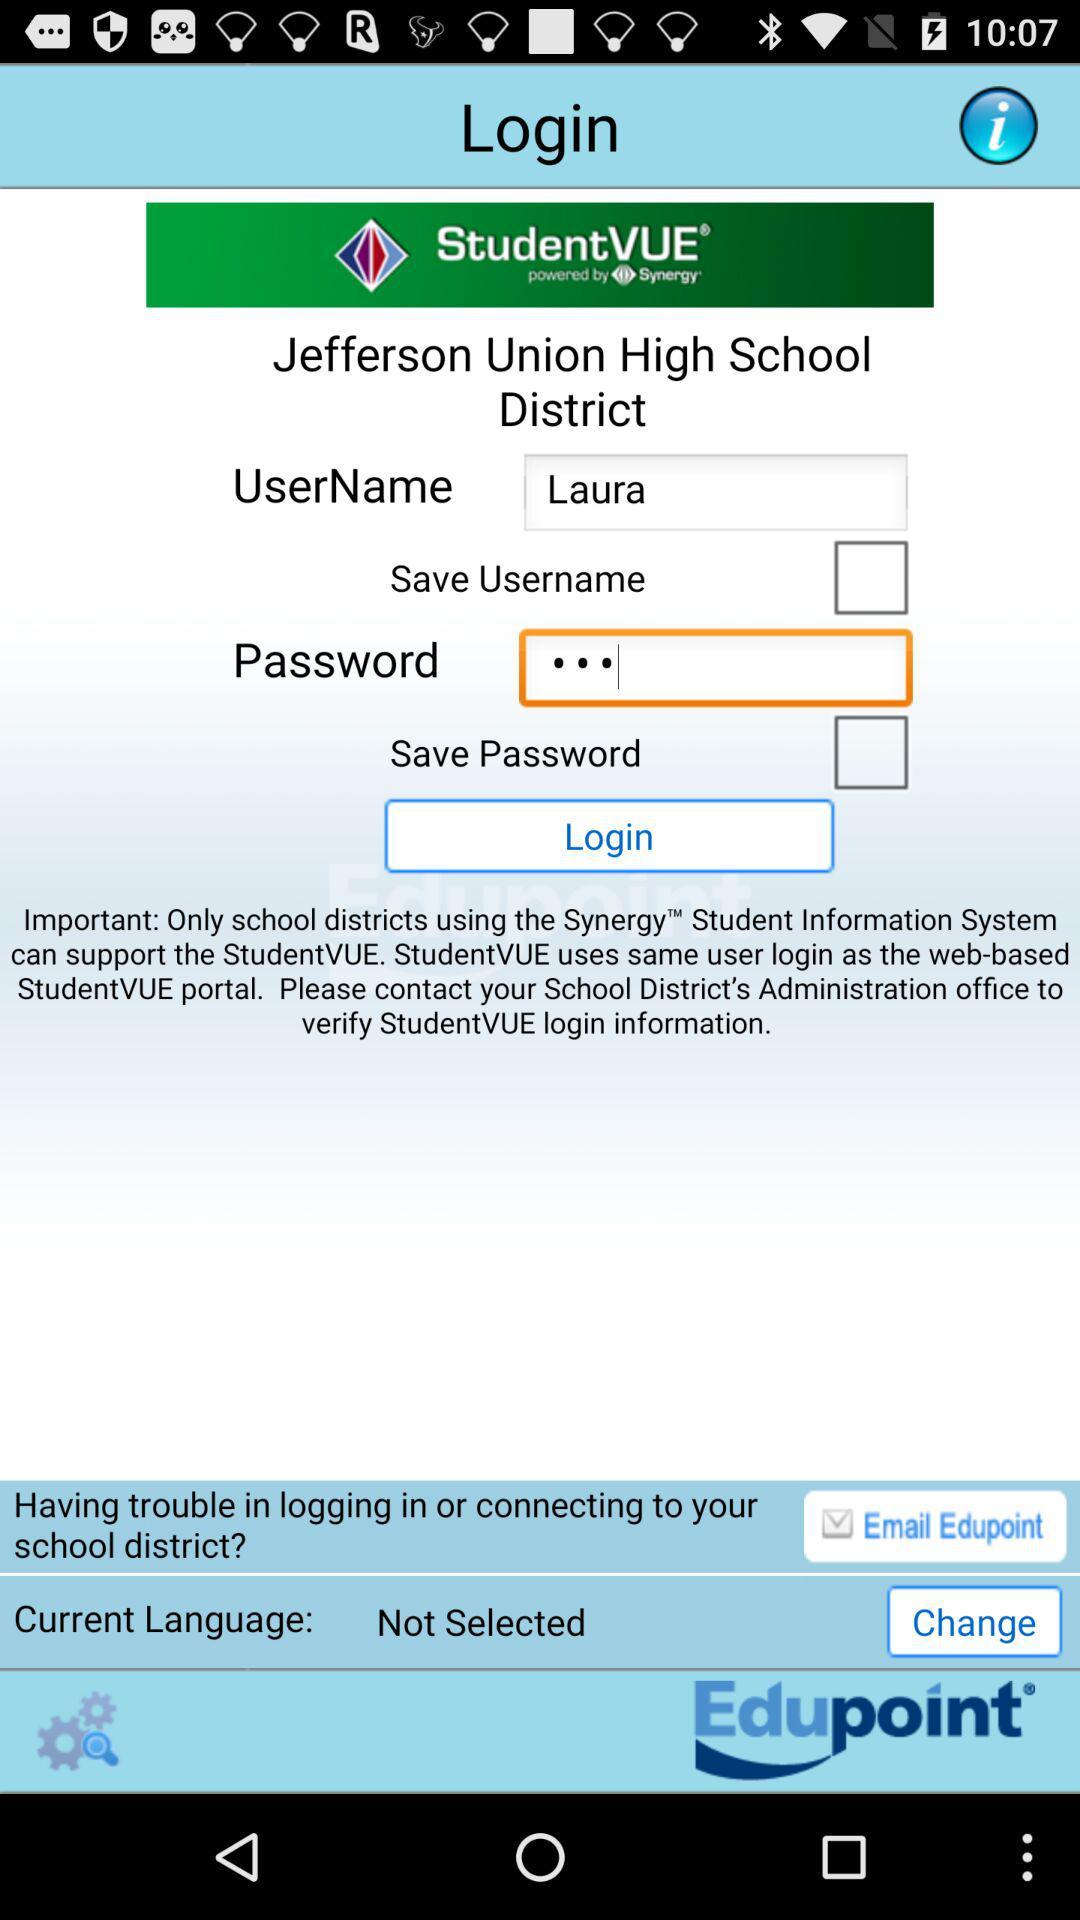  Describe the element at coordinates (998, 124) in the screenshot. I see `see more information` at that location.